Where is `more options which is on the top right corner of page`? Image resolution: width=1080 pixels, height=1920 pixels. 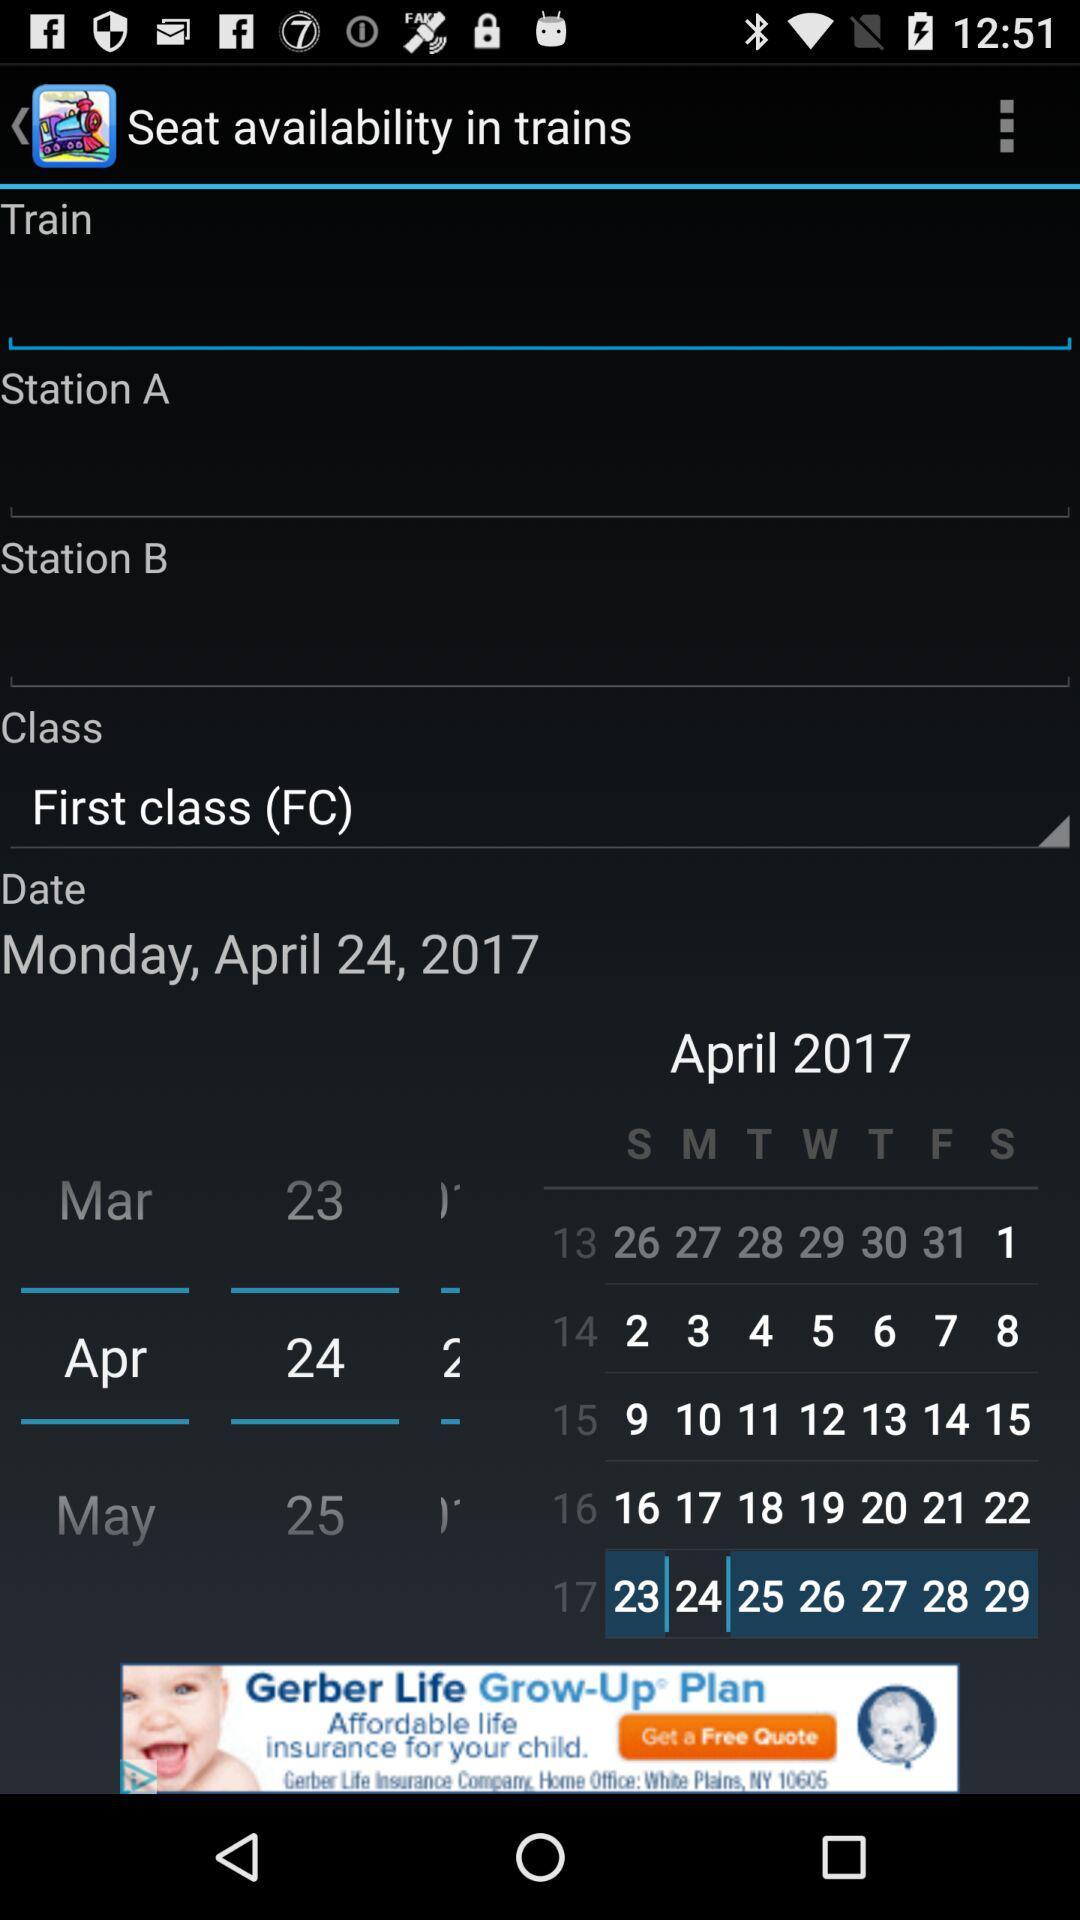 more options which is on the top right corner of page is located at coordinates (1006, 124).